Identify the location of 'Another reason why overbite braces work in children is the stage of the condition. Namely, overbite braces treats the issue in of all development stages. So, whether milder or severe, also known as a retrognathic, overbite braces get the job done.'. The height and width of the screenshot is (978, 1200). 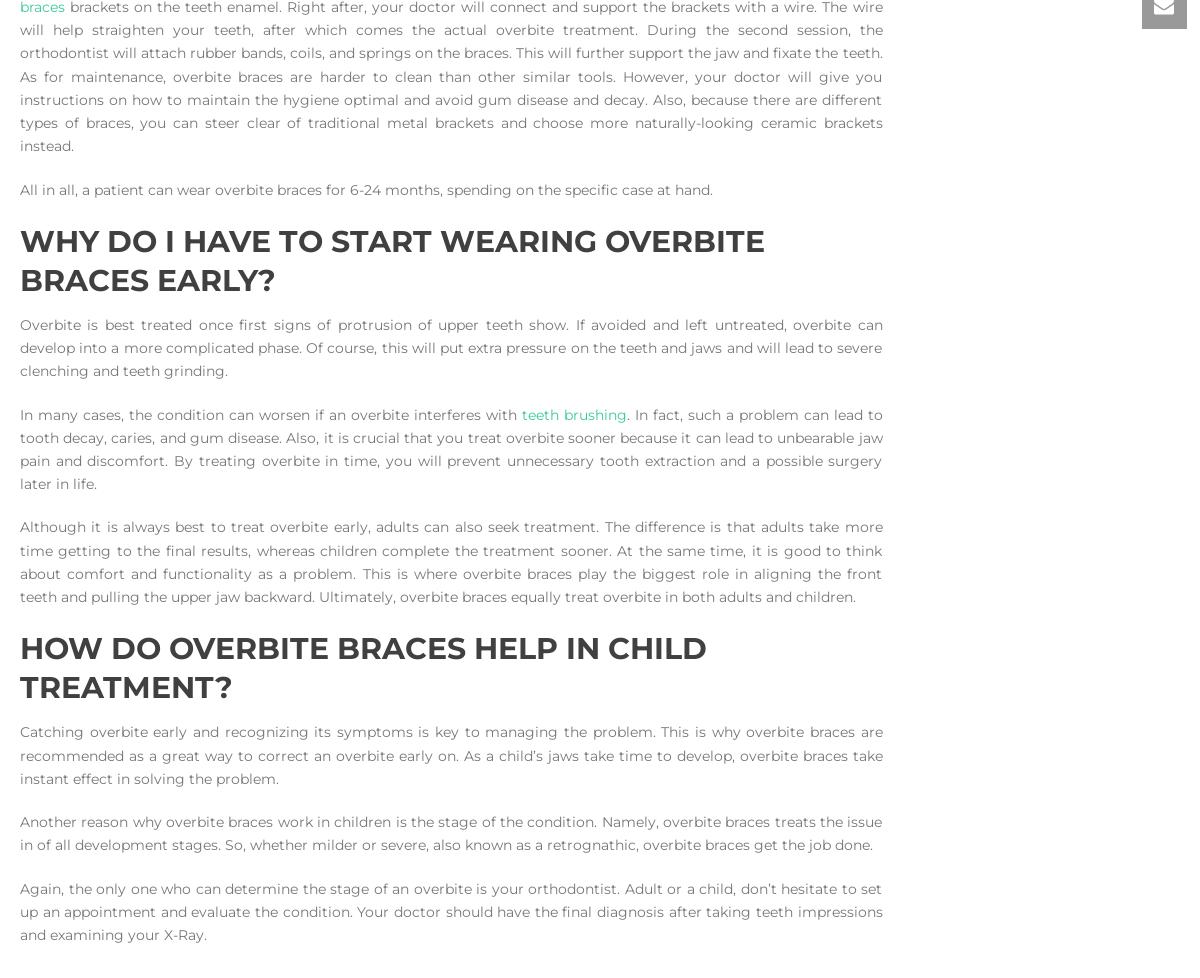
(450, 832).